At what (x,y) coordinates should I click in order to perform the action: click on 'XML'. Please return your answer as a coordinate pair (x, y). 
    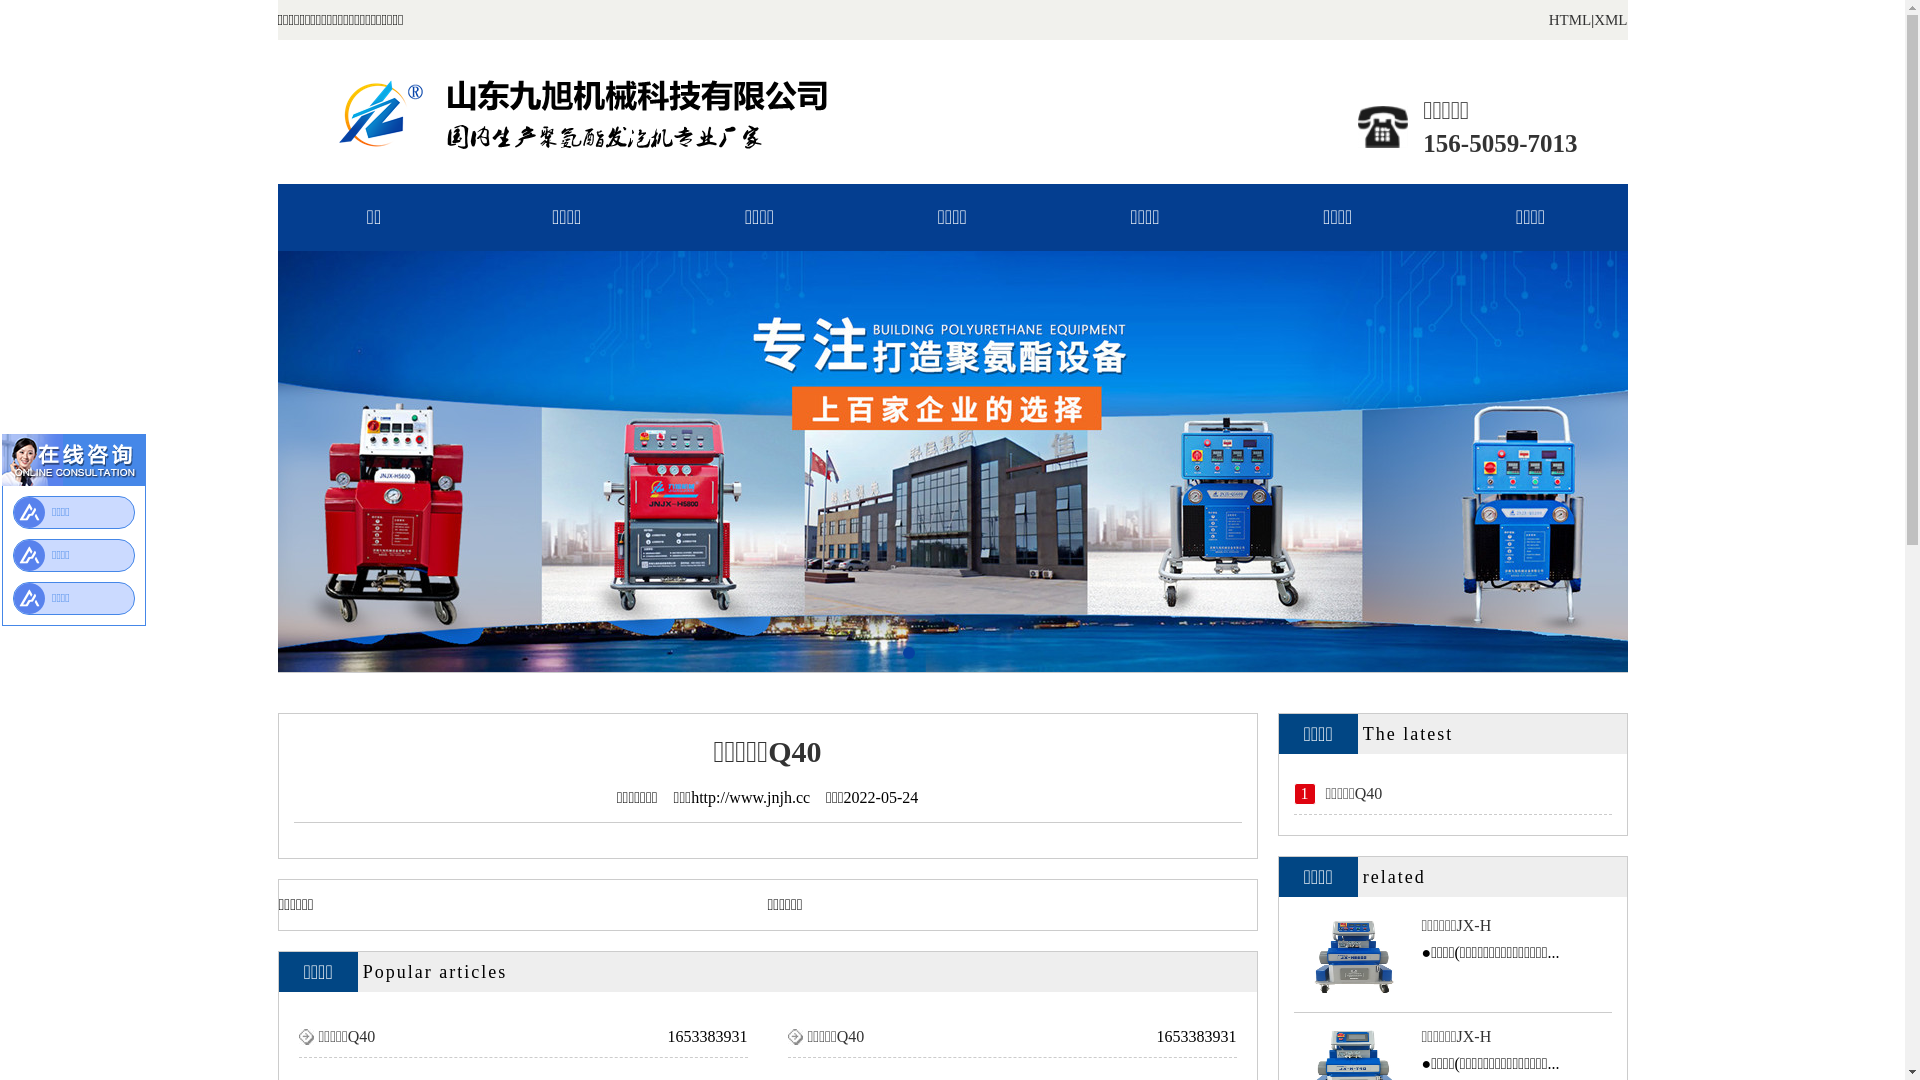
    Looking at the image, I should click on (1592, 19).